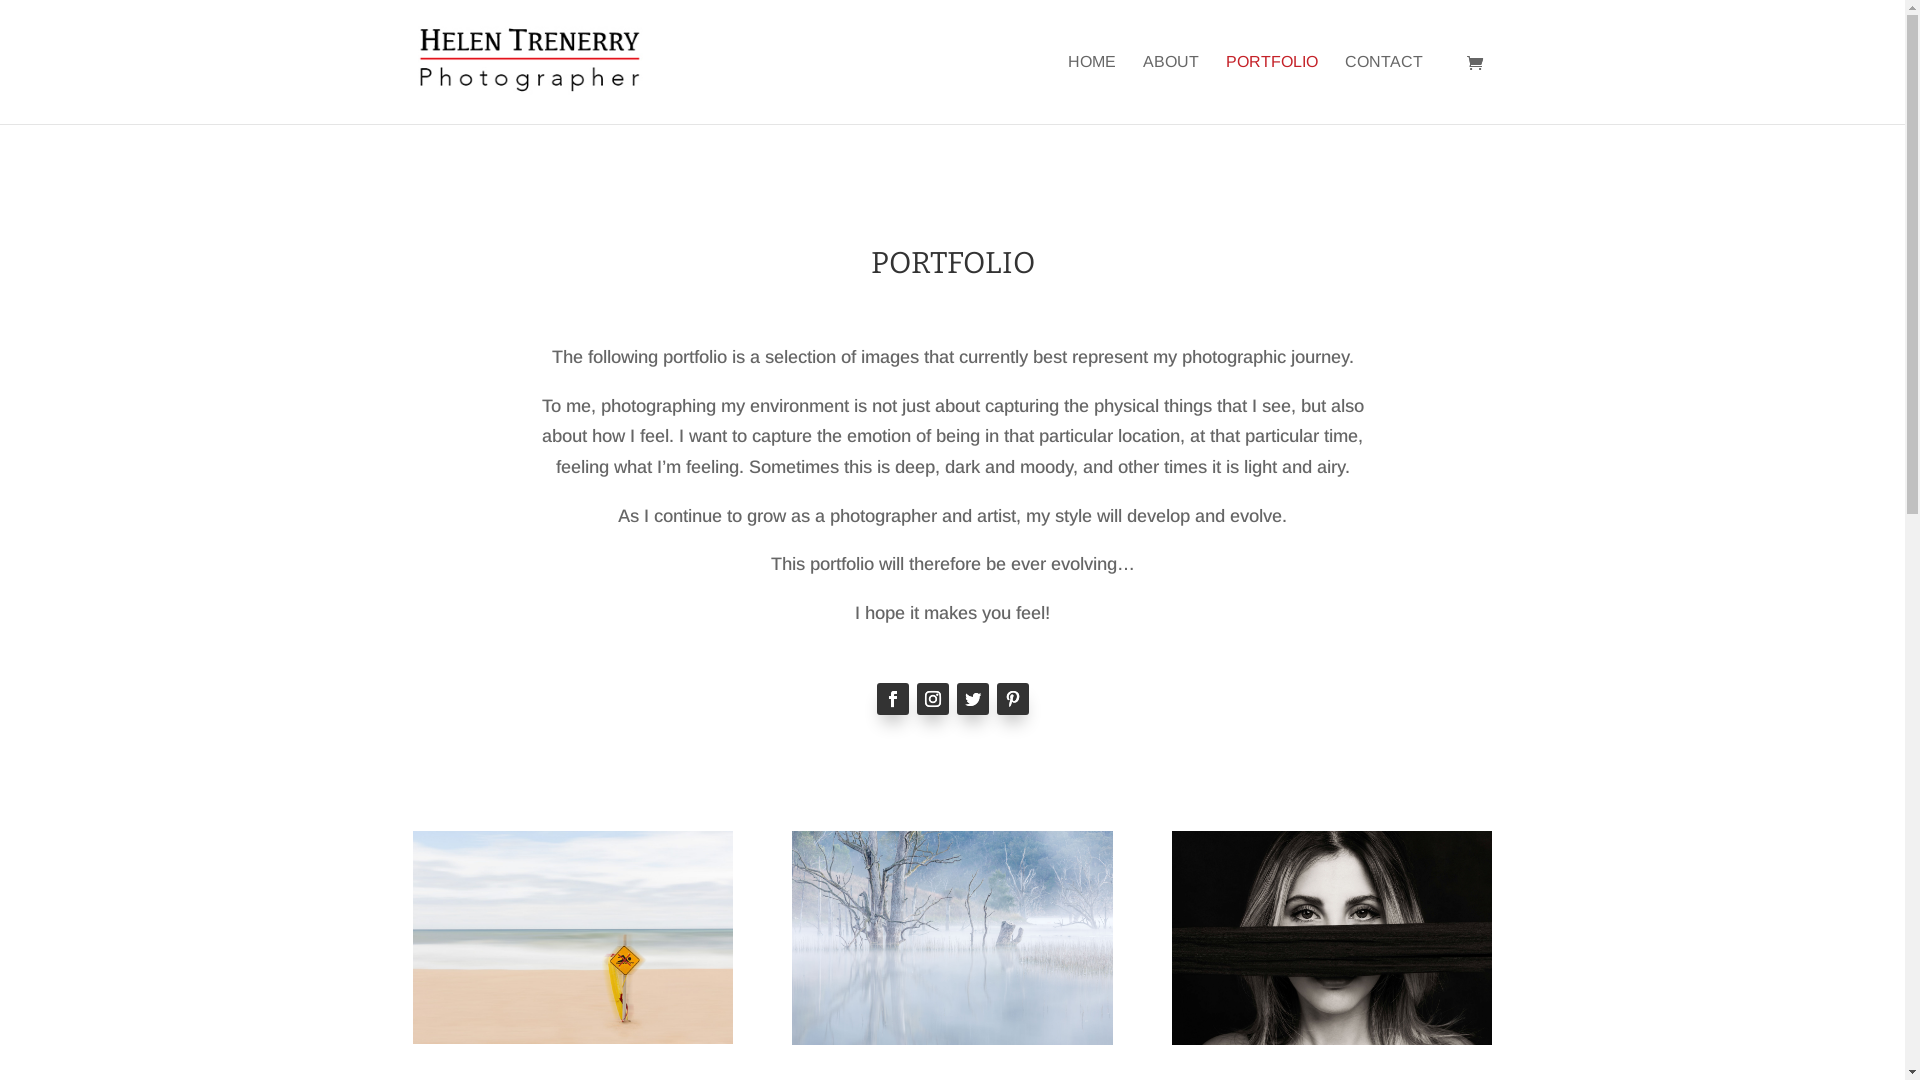 The image size is (1920, 1080). I want to click on 'PORTFOLIO', so click(1271, 88).